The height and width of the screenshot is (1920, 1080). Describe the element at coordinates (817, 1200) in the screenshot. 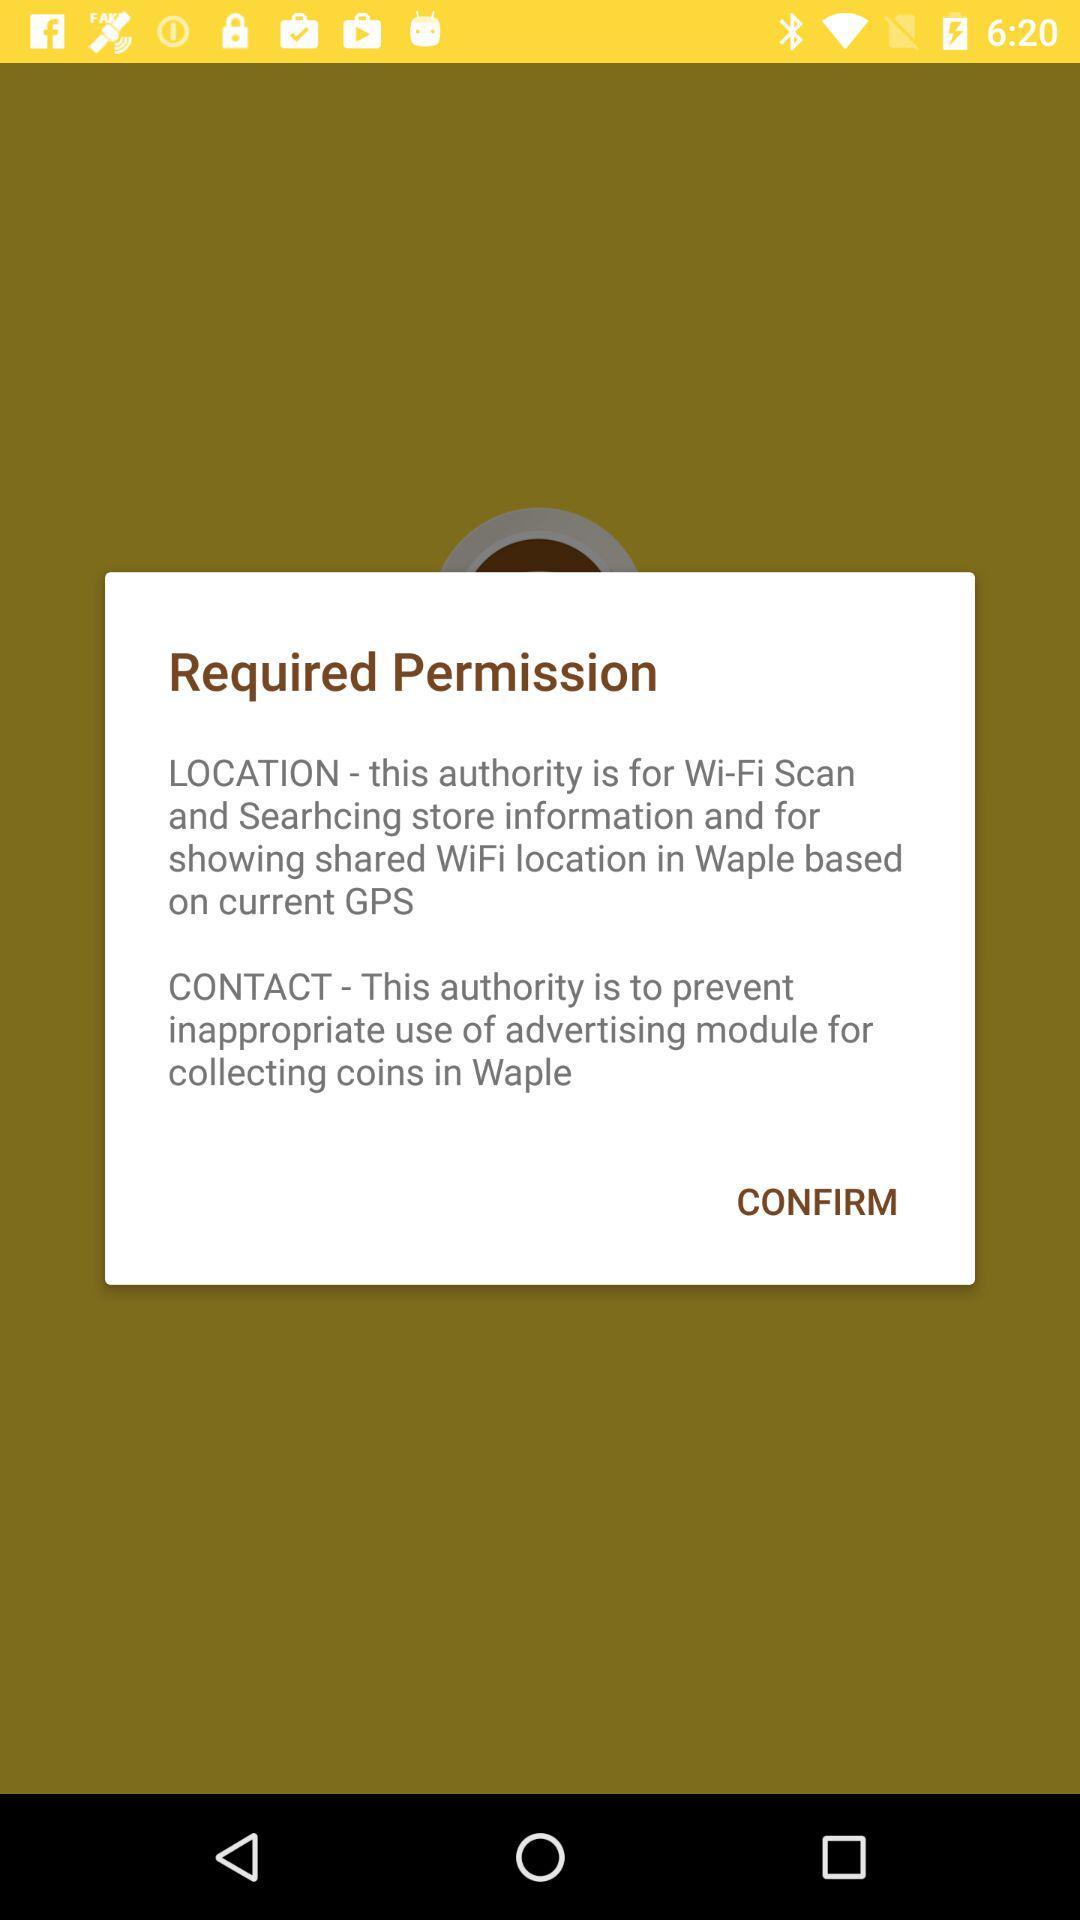

I see `confirm icon` at that location.